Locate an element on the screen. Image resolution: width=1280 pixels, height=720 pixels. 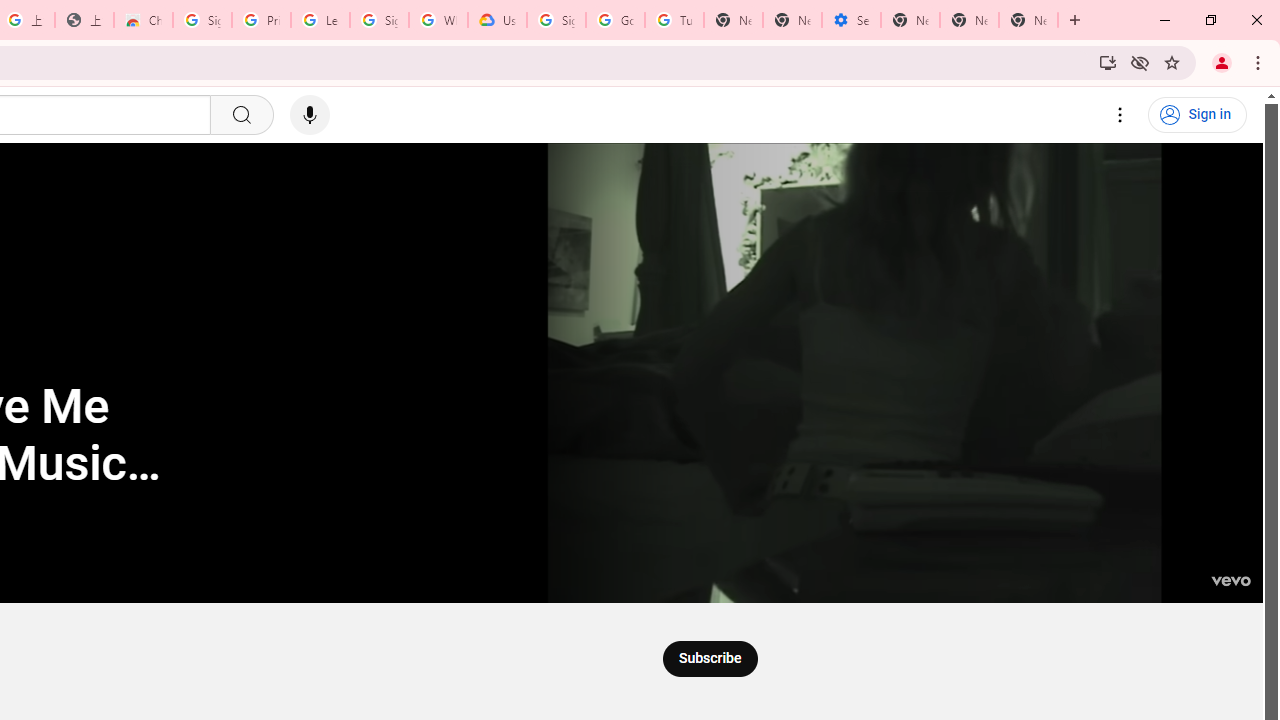
'Sign in - Google Accounts' is located at coordinates (202, 20).